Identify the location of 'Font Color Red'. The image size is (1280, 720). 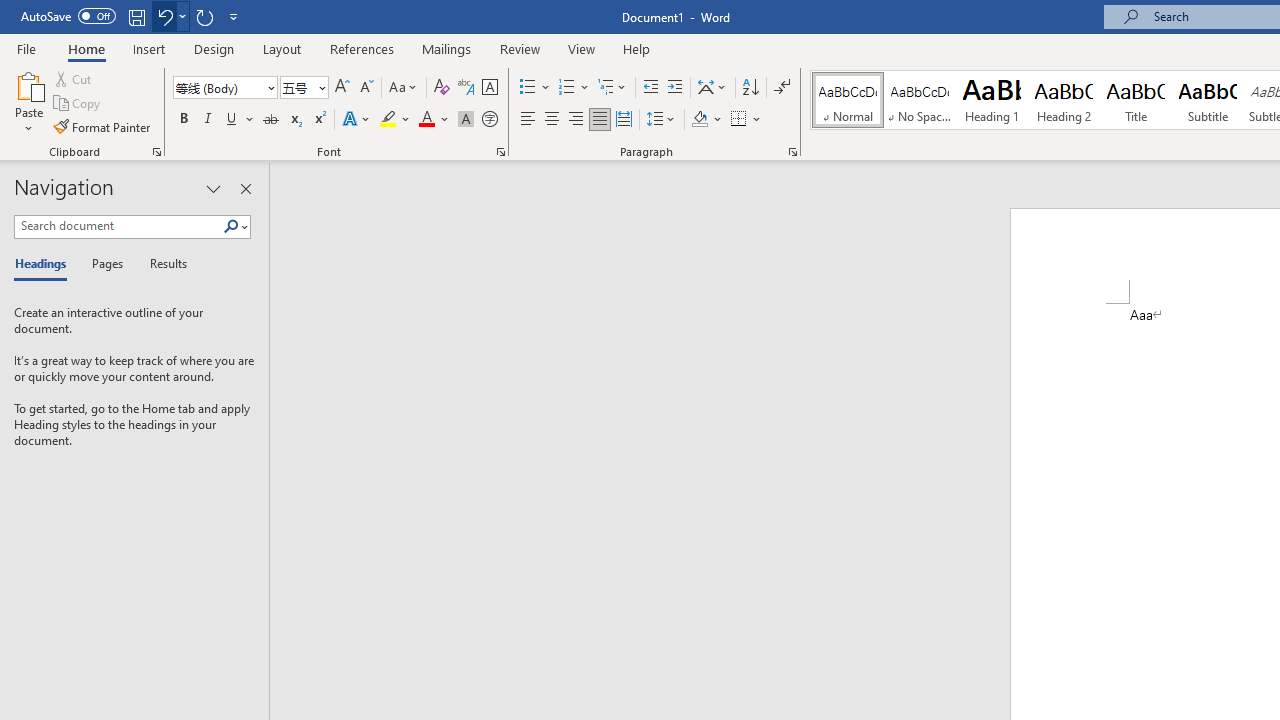
(425, 119).